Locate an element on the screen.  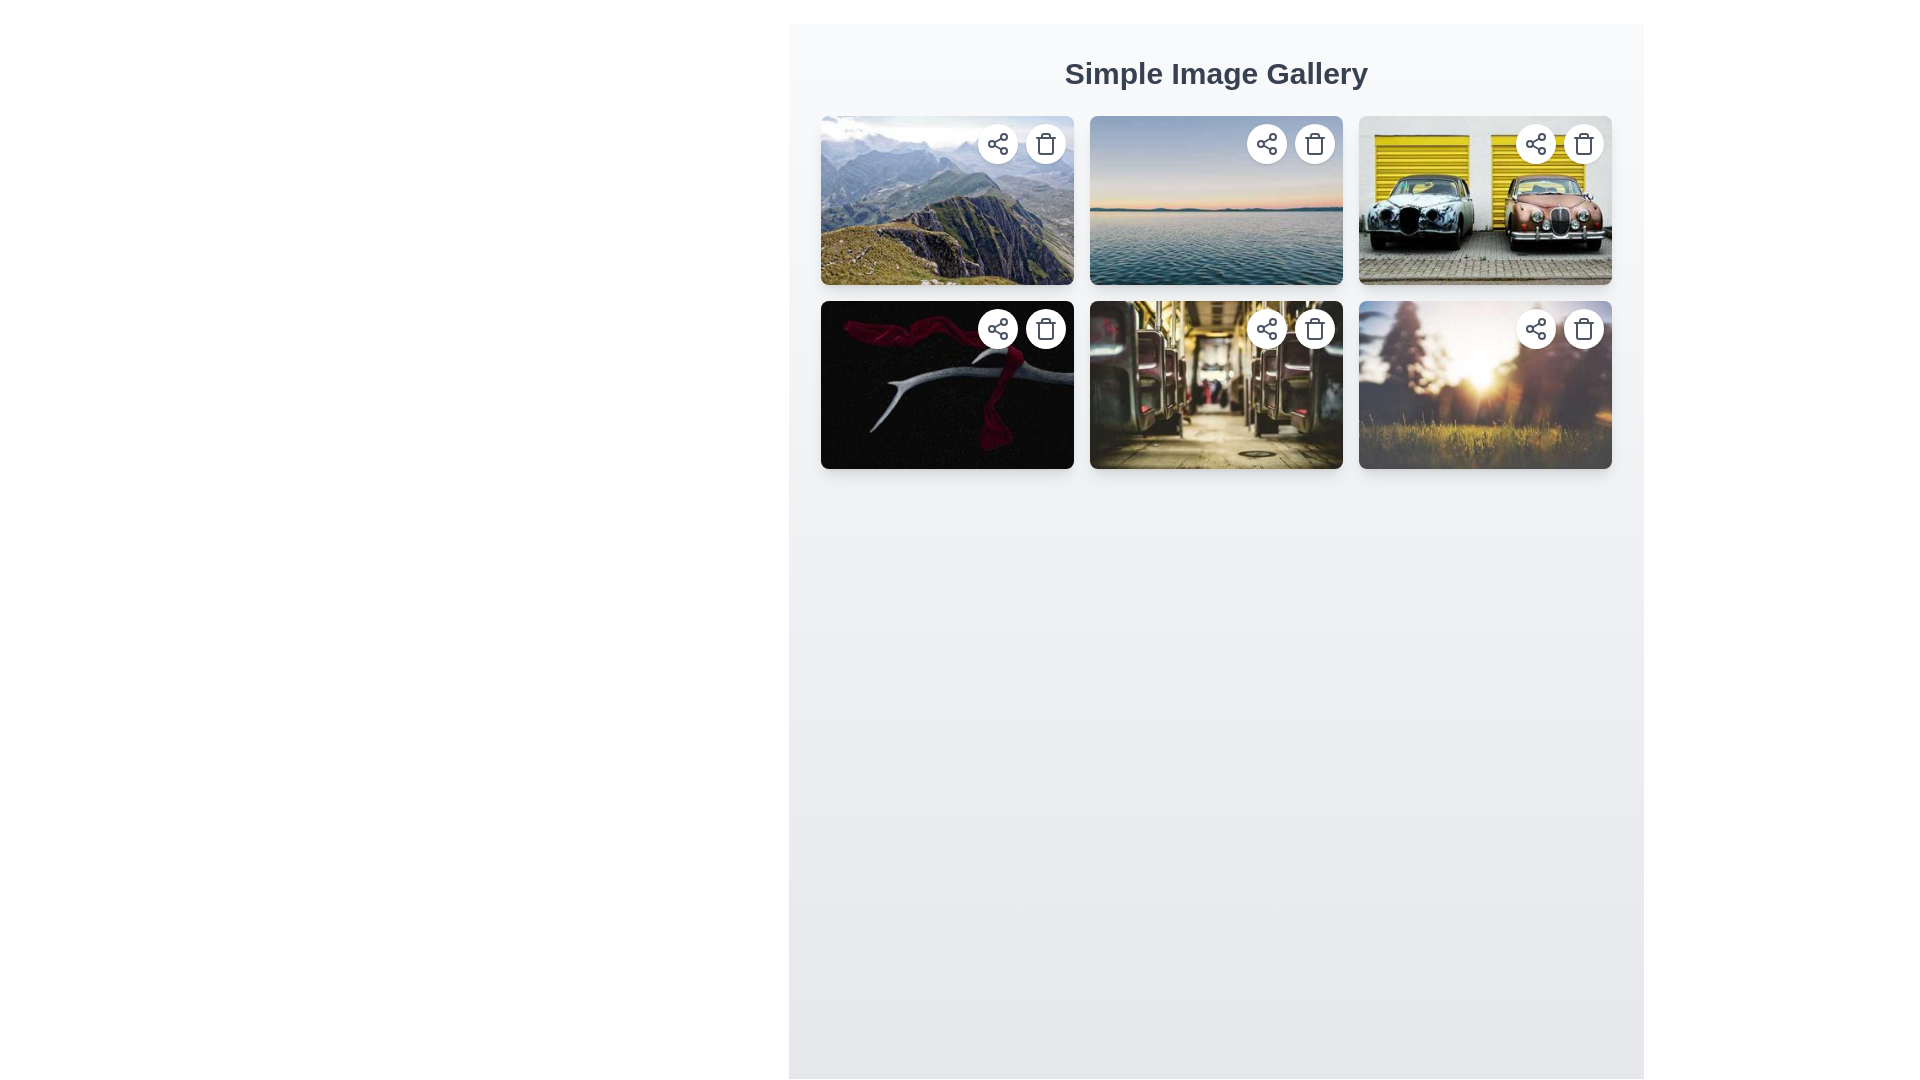
the outlined trash bin icon located at the top-right corner of the first image in the first row of the image gallery is located at coordinates (1045, 142).